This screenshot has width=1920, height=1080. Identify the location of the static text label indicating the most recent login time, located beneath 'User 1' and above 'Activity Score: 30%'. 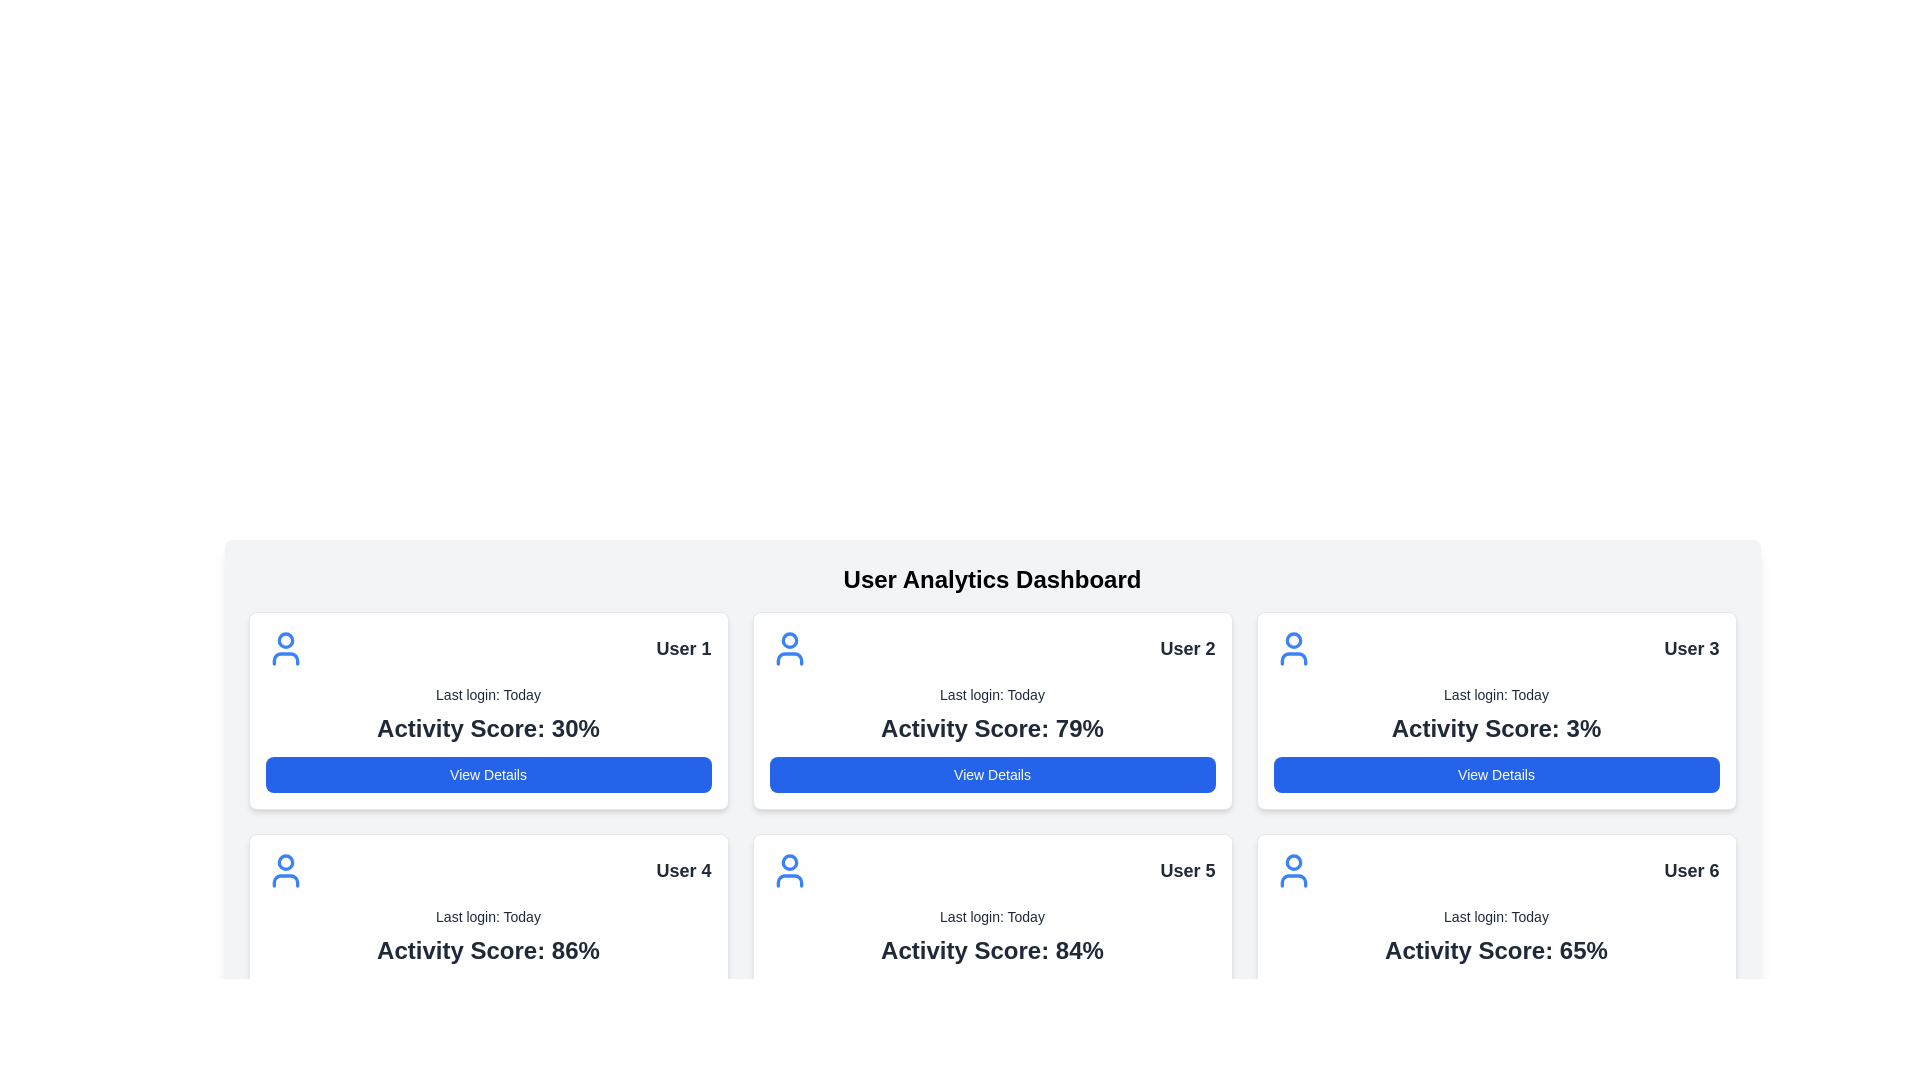
(488, 693).